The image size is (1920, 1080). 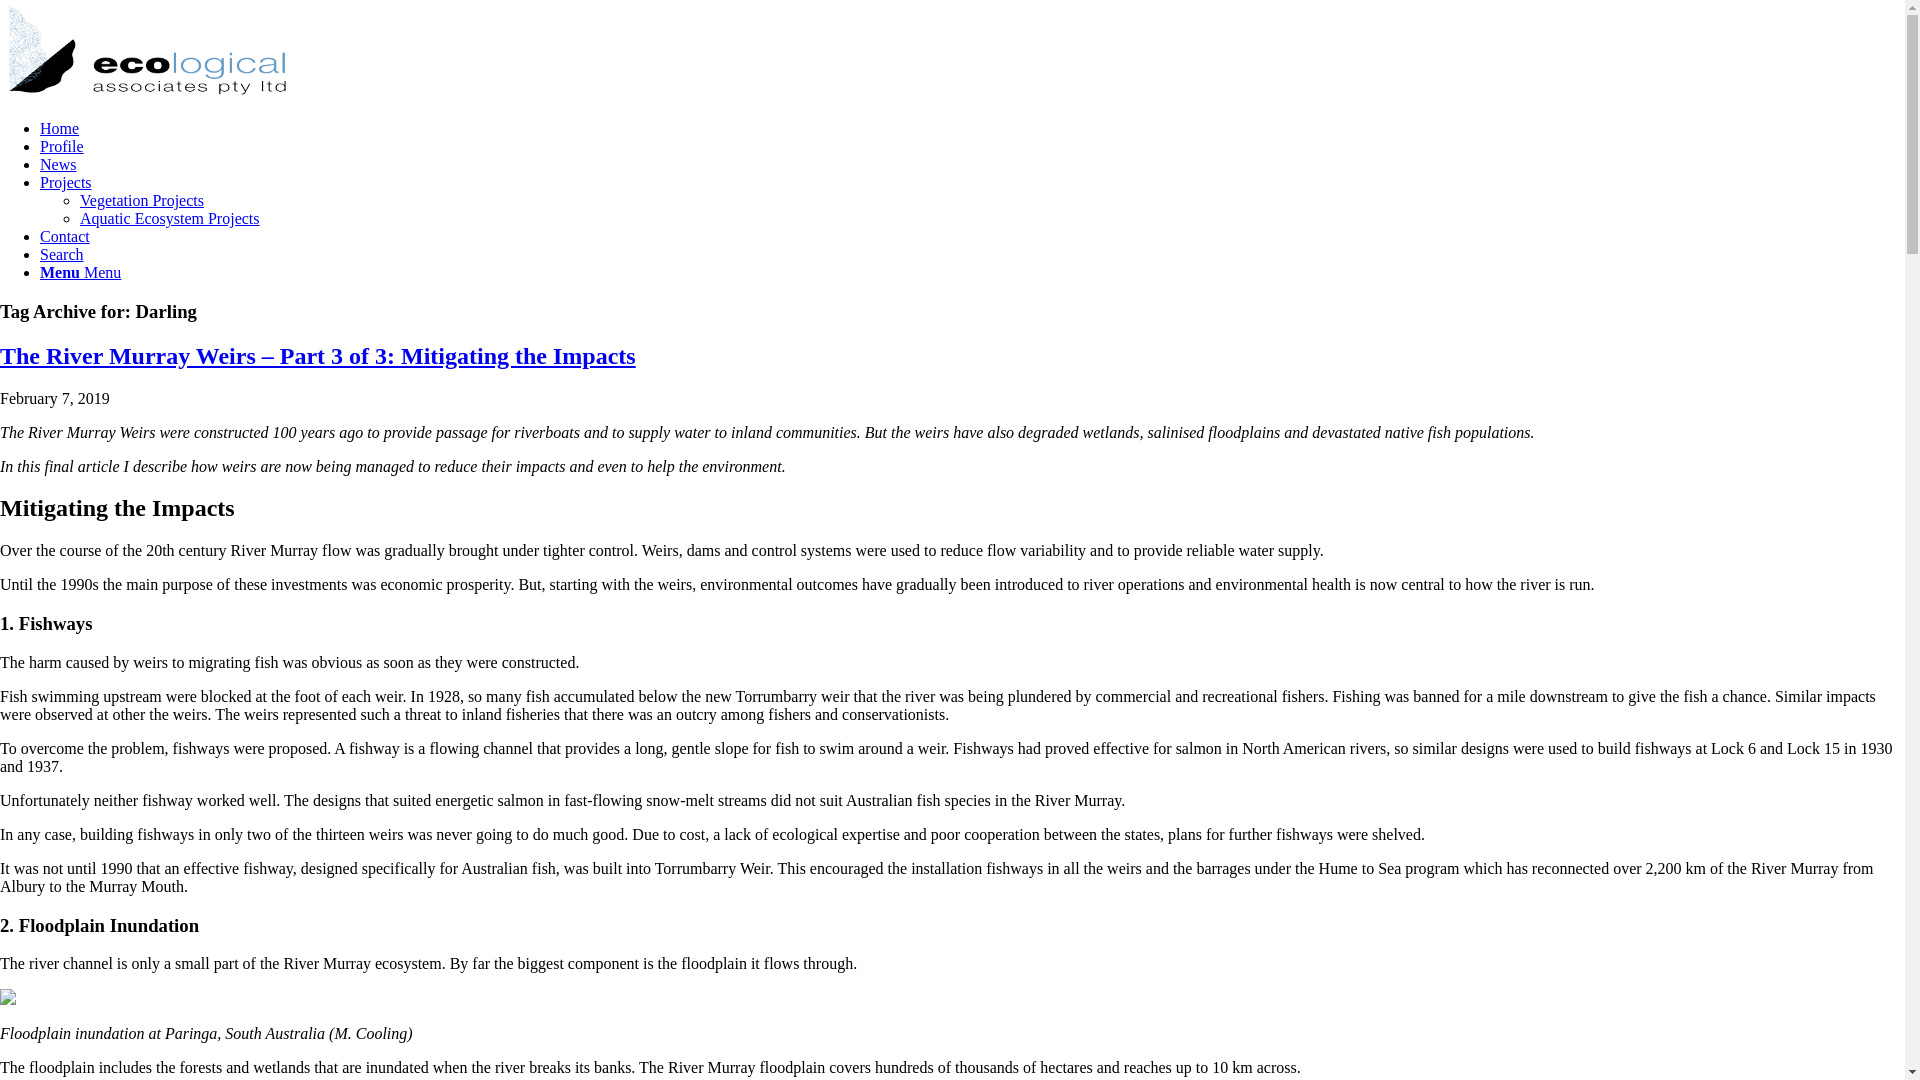 I want to click on 'Home', so click(x=39, y=128).